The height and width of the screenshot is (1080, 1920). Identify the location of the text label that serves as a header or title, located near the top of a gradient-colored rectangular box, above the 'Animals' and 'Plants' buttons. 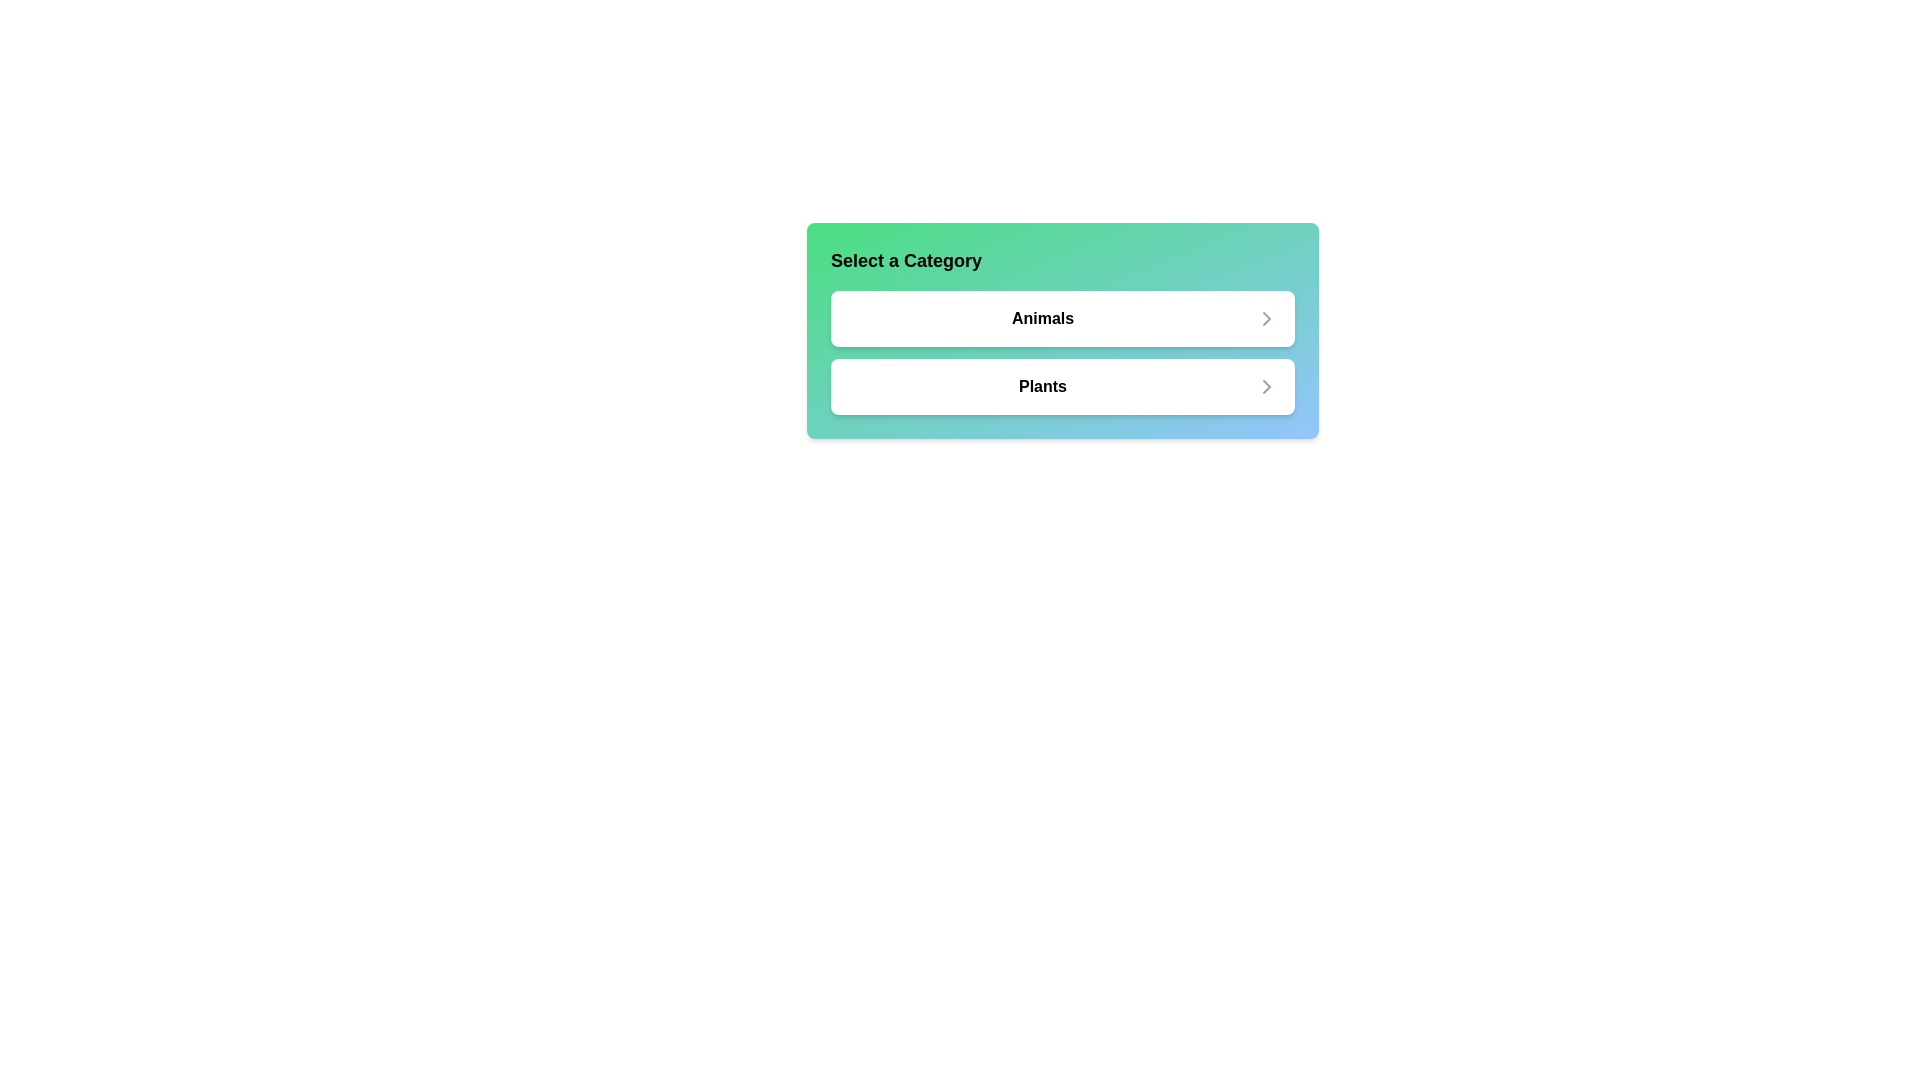
(905, 260).